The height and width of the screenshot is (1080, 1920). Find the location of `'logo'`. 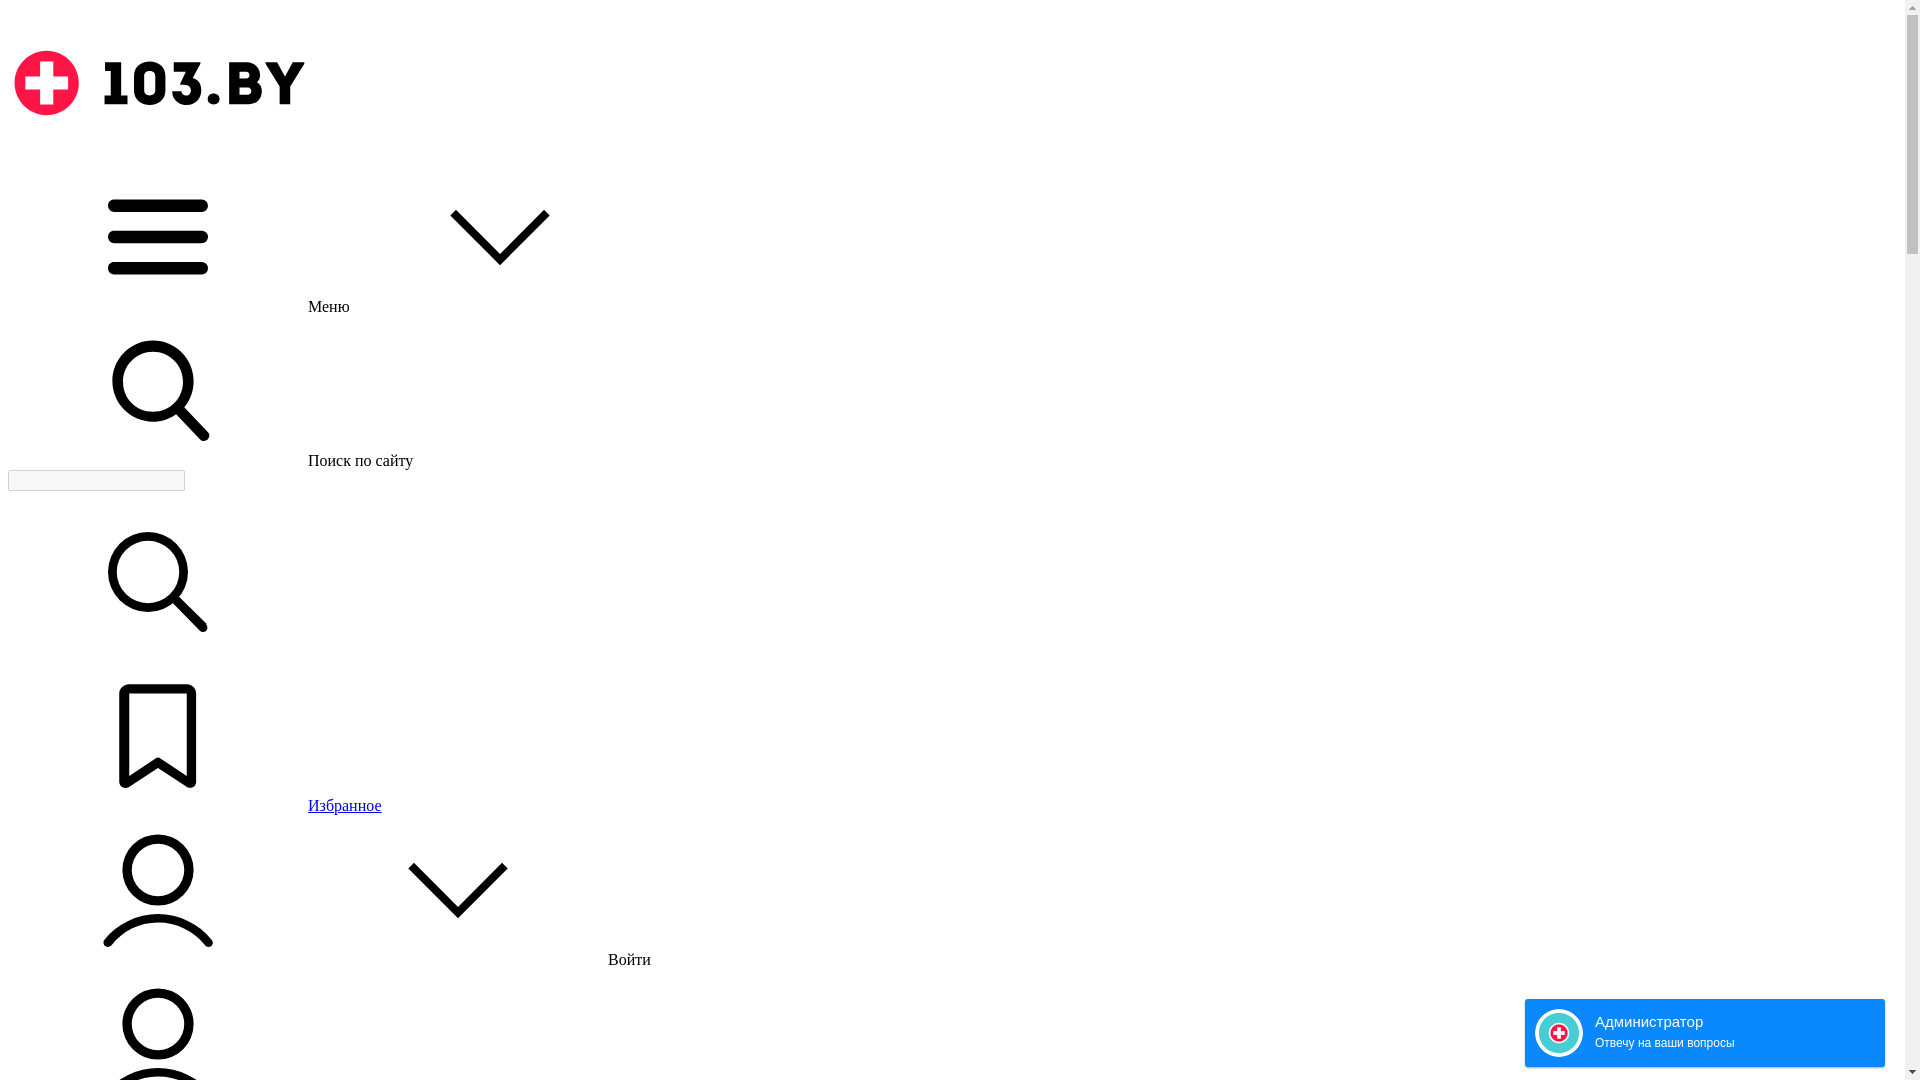

'logo' is located at coordinates (157, 151).